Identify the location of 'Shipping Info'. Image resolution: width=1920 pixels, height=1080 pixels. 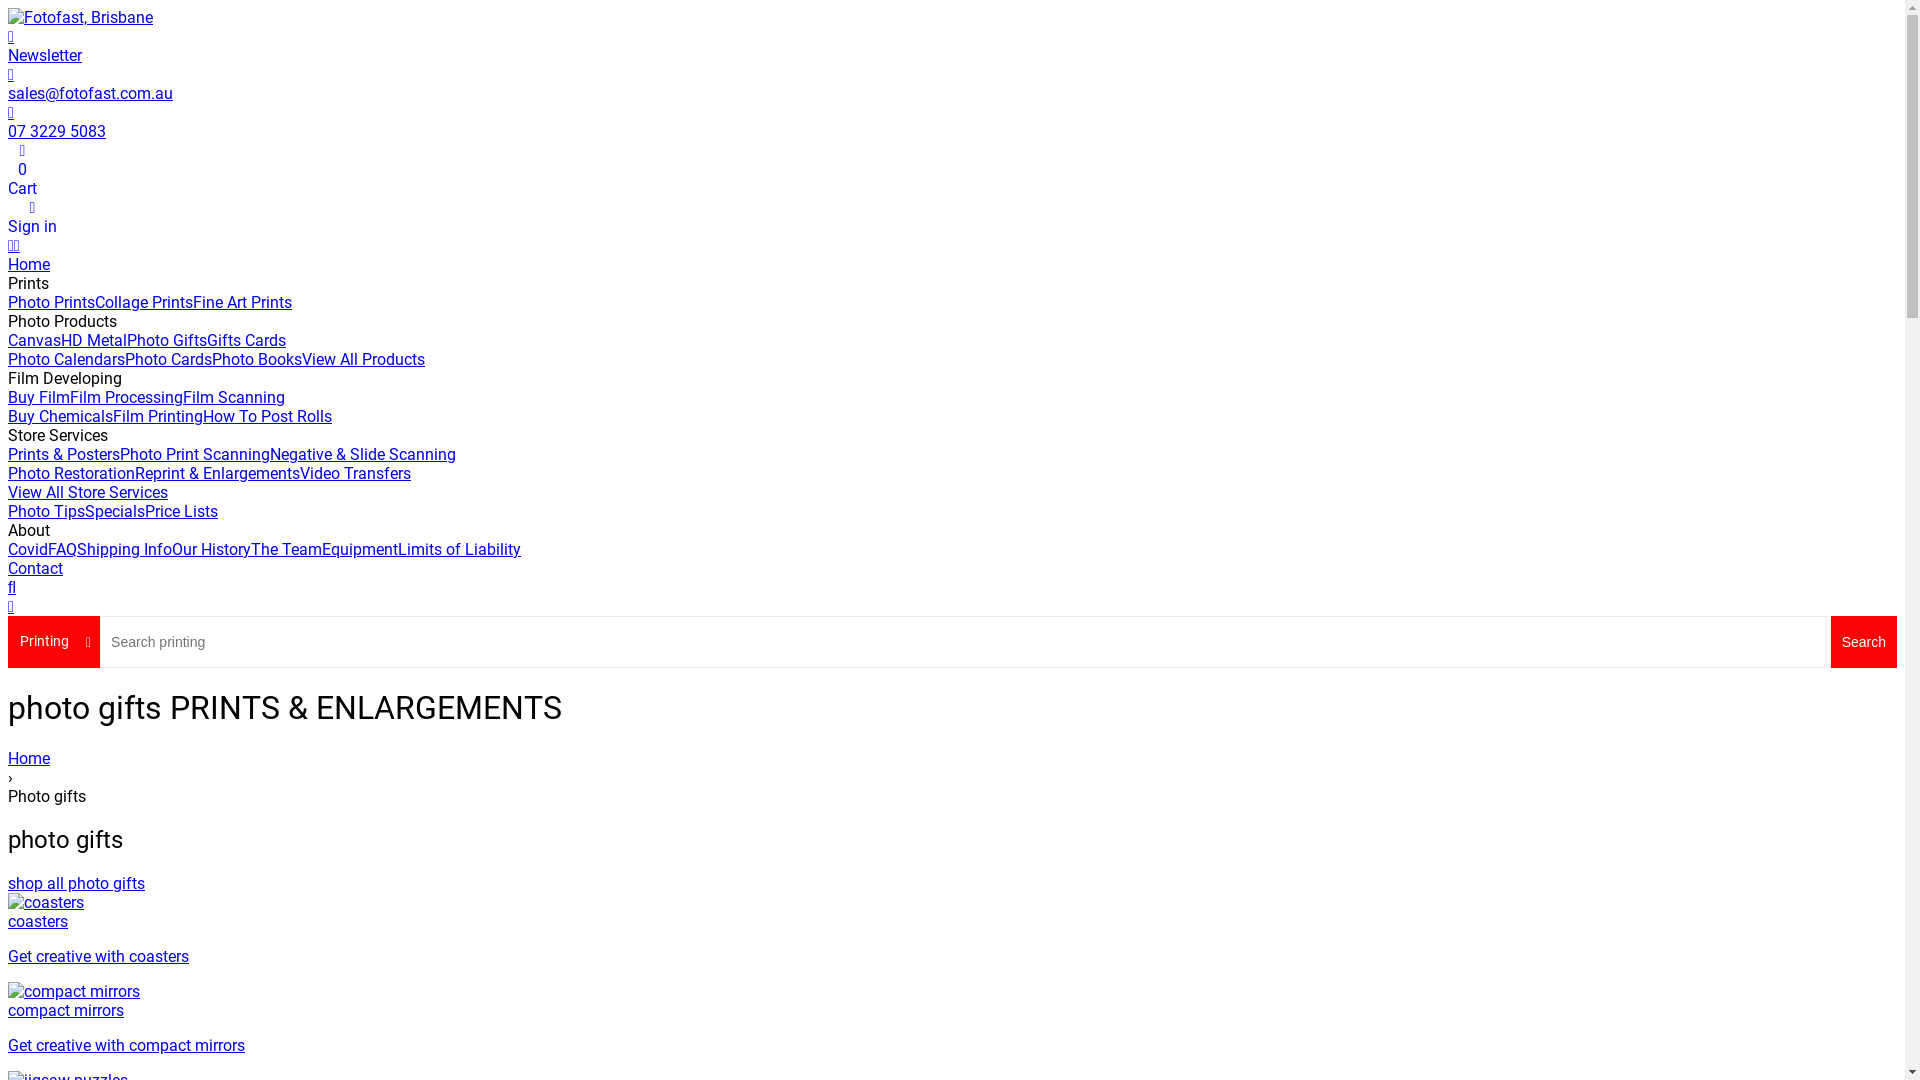
(123, 549).